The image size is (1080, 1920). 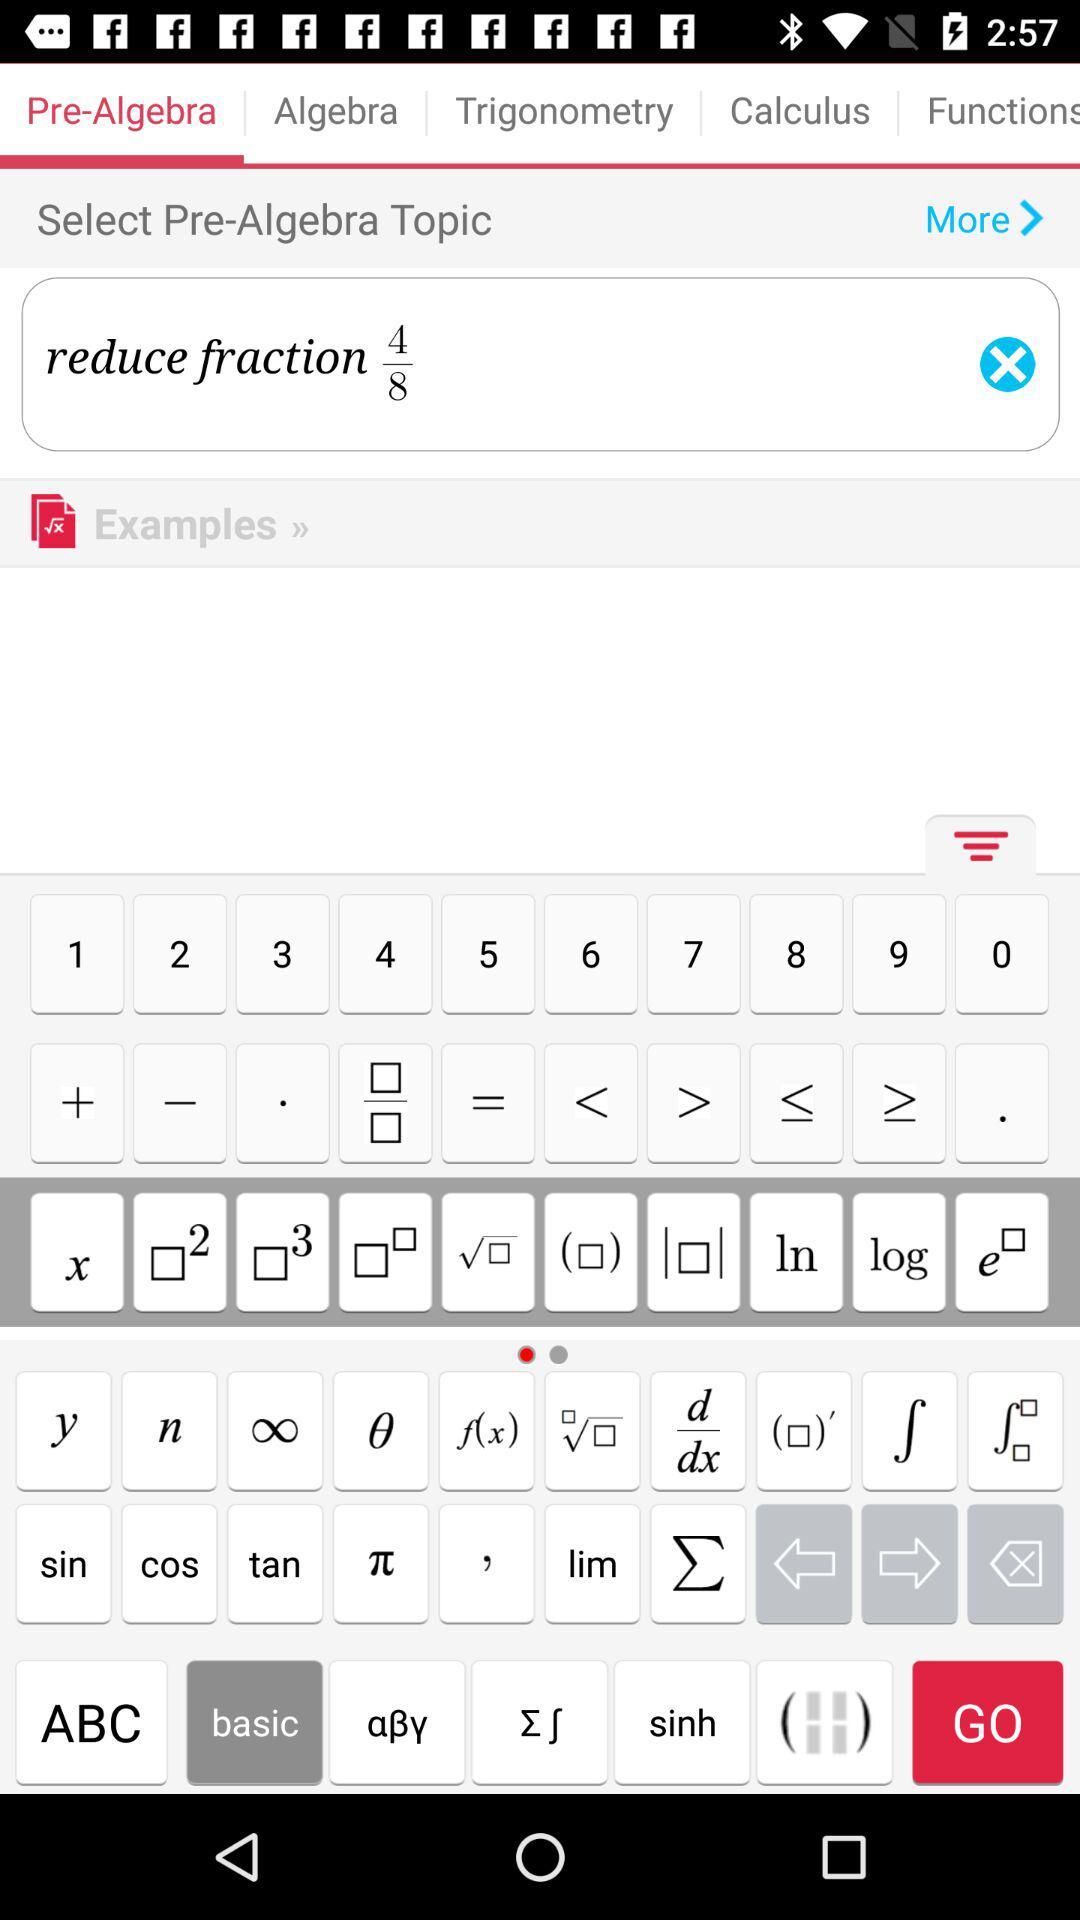 I want to click on use the symbol, so click(x=76, y=1101).